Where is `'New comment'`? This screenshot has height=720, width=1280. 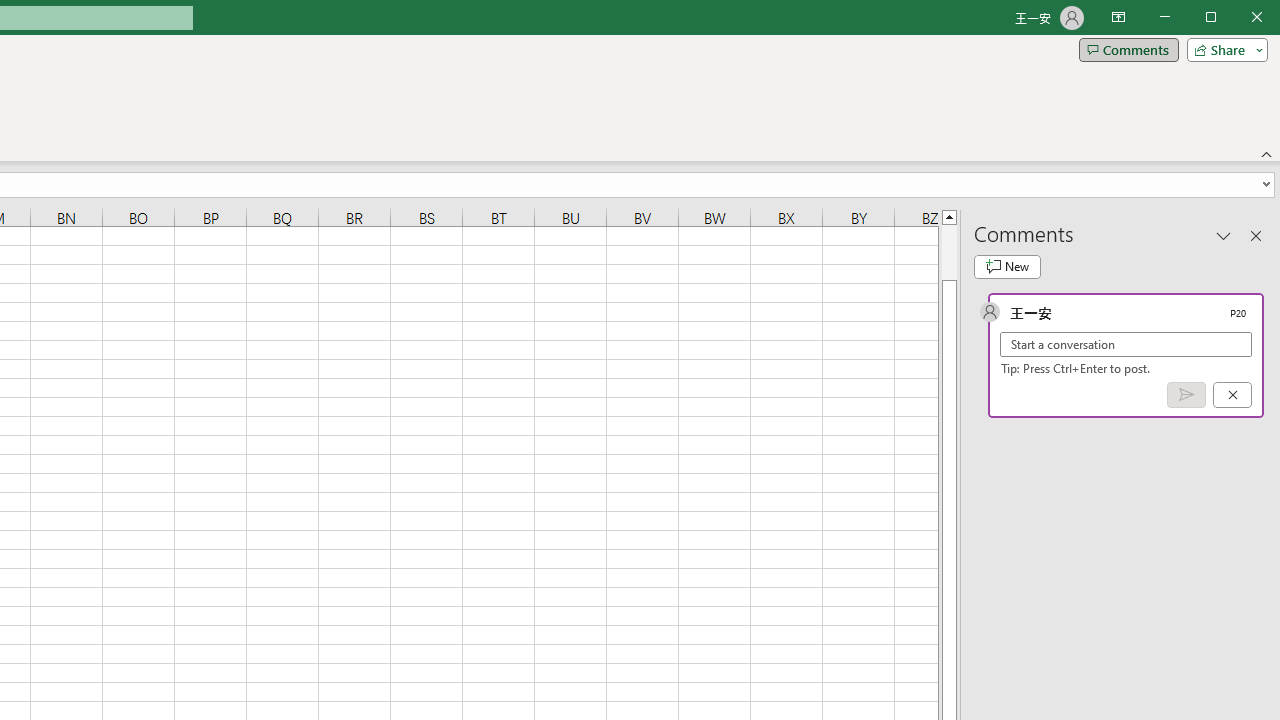 'New comment' is located at coordinates (1007, 266).